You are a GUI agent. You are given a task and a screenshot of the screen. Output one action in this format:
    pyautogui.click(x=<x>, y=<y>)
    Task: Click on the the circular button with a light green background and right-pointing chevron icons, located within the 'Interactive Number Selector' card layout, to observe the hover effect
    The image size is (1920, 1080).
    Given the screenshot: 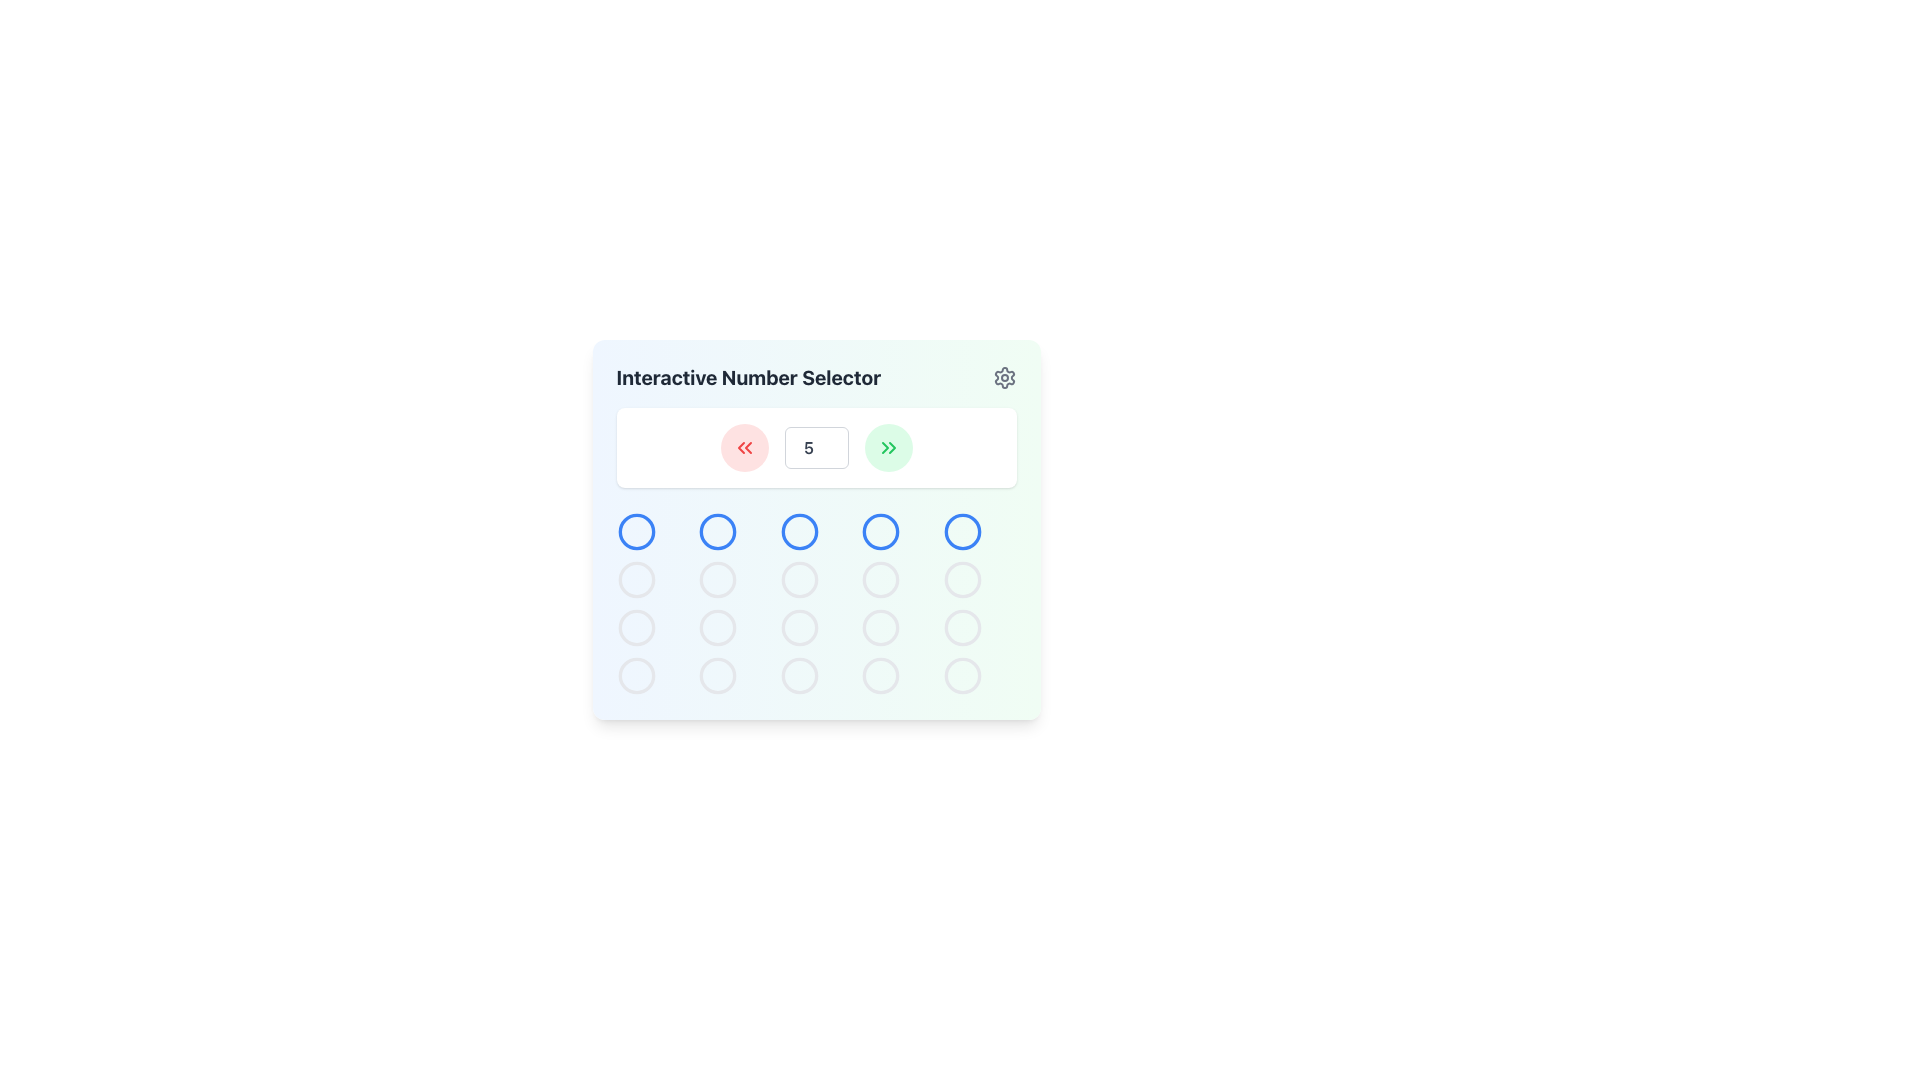 What is the action you would take?
    pyautogui.click(x=887, y=446)
    